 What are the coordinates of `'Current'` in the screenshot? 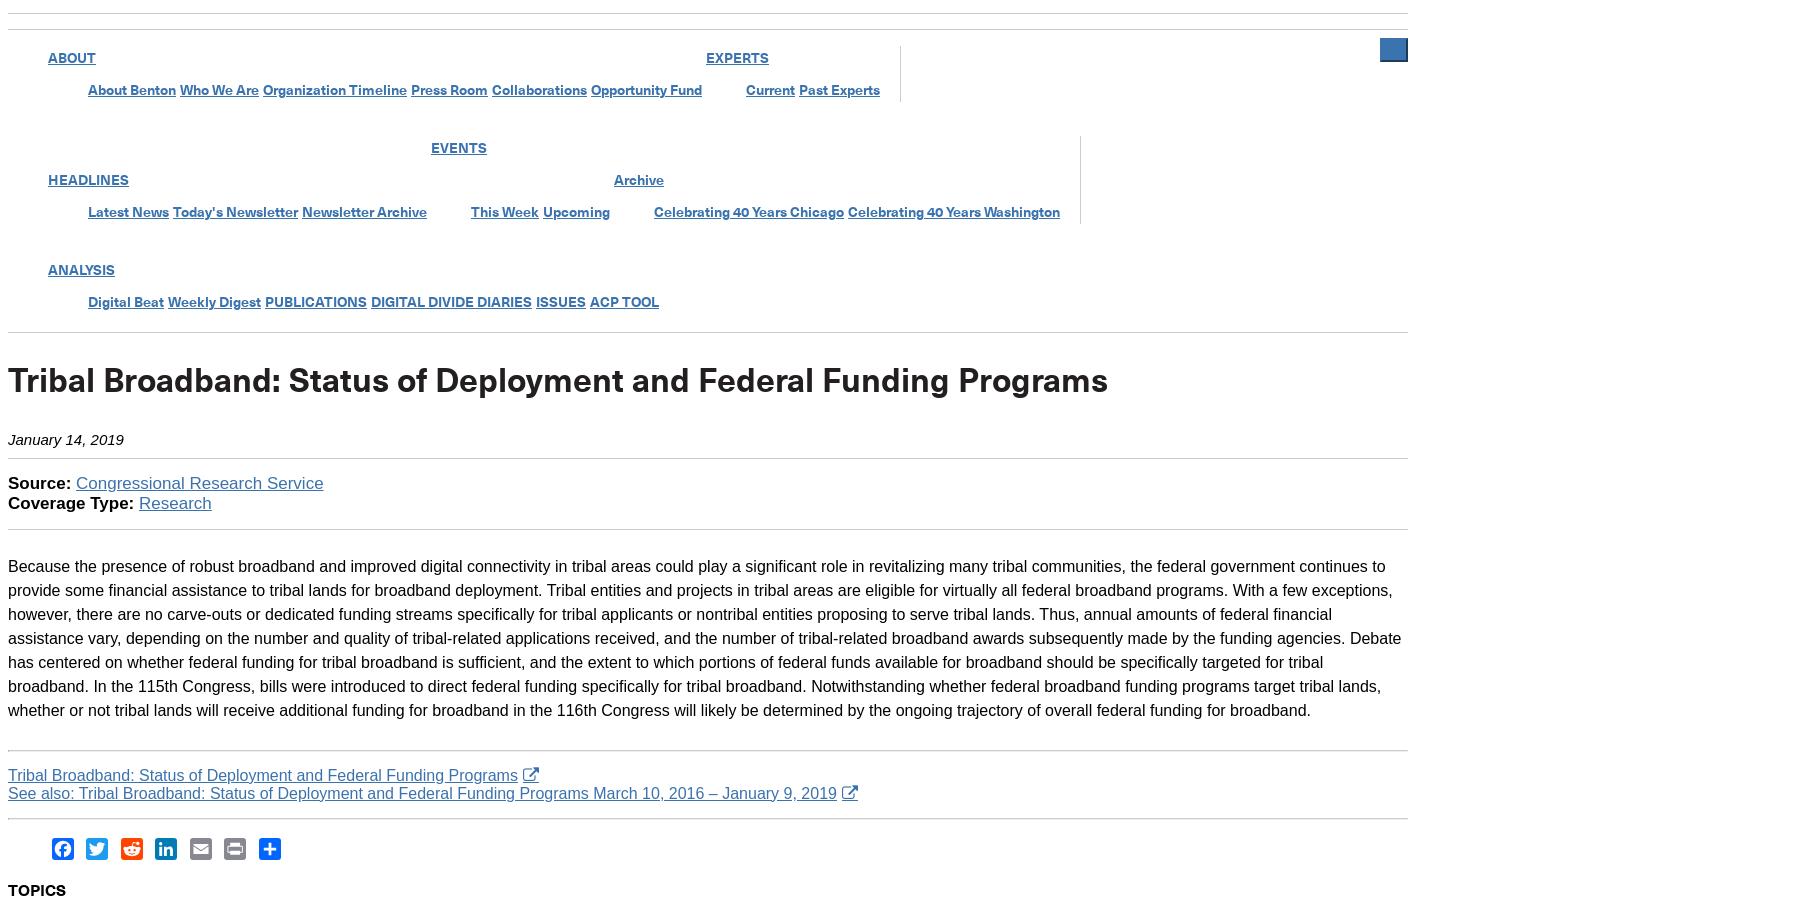 It's located at (769, 89).